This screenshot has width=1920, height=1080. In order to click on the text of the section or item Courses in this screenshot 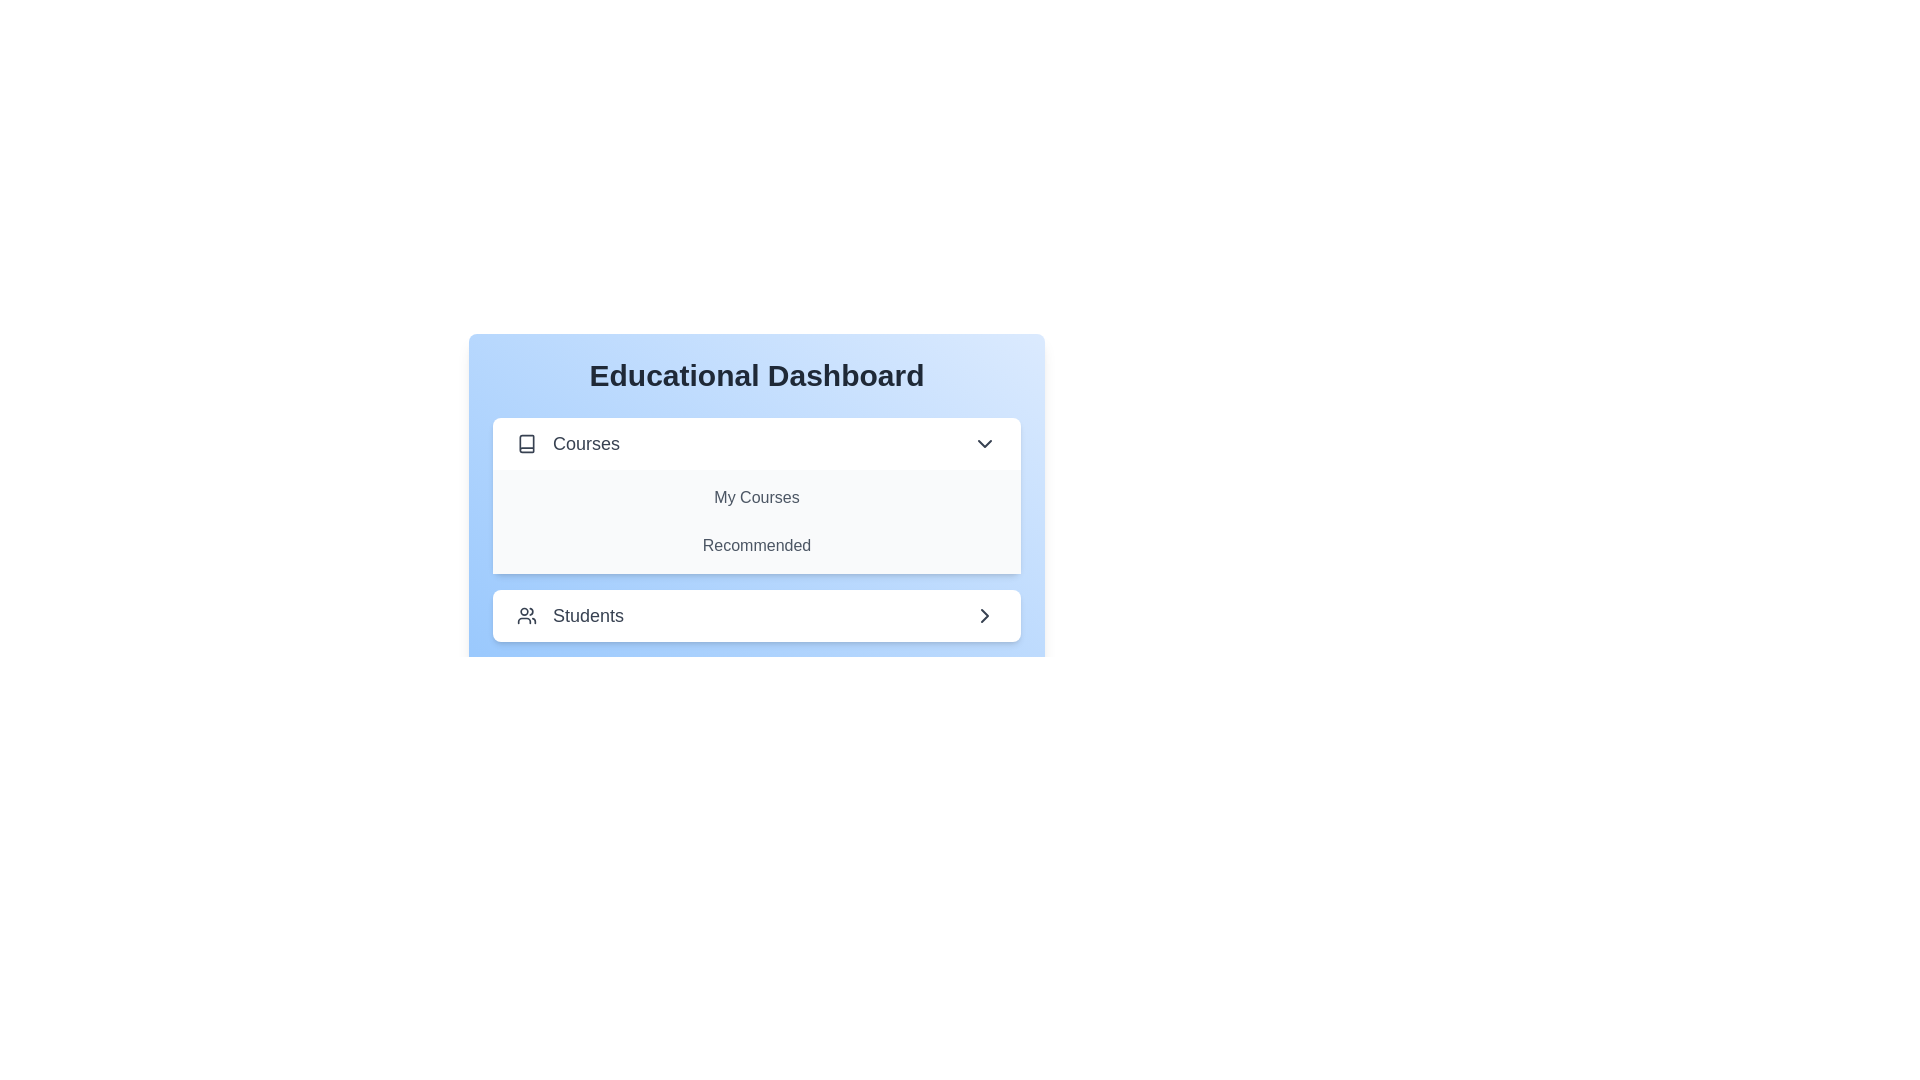, I will do `click(756, 442)`.